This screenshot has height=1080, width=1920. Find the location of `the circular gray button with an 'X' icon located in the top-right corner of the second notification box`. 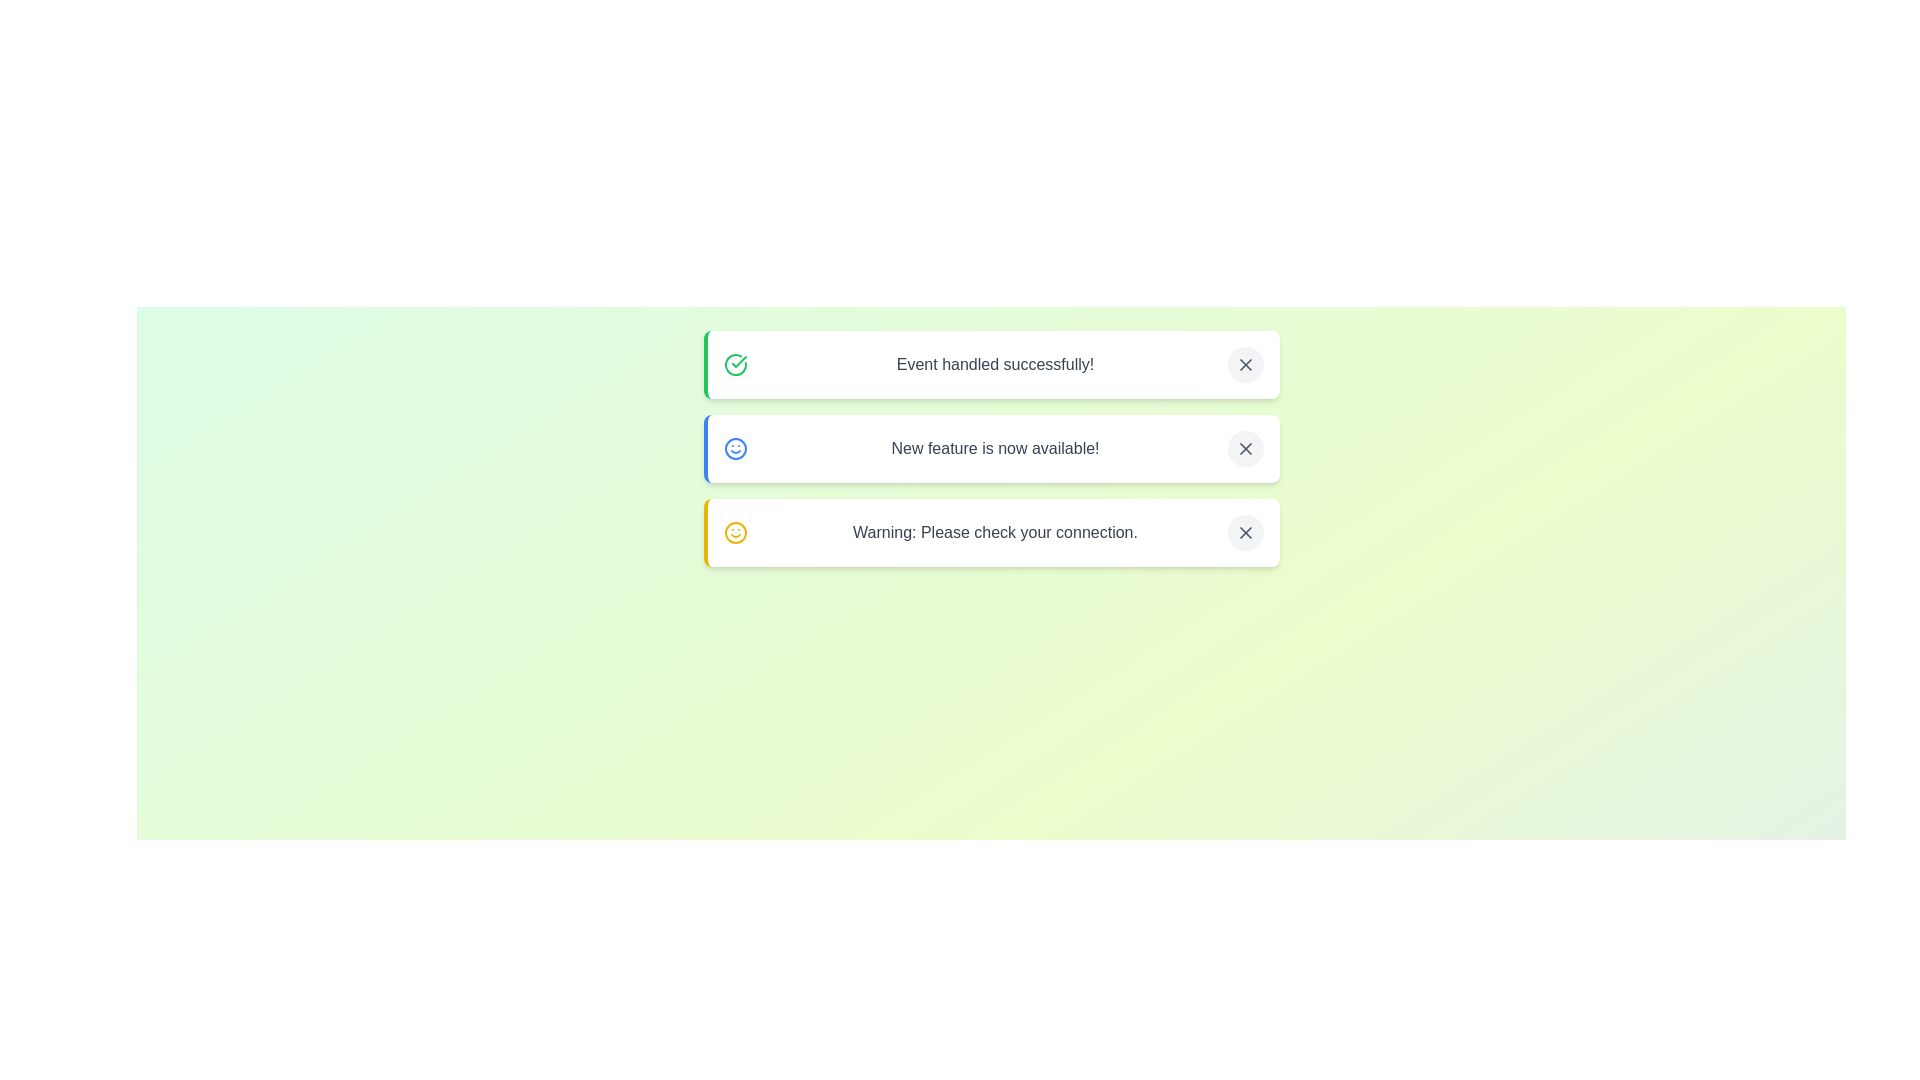

the circular gray button with an 'X' icon located in the top-right corner of the second notification box is located at coordinates (1244, 447).